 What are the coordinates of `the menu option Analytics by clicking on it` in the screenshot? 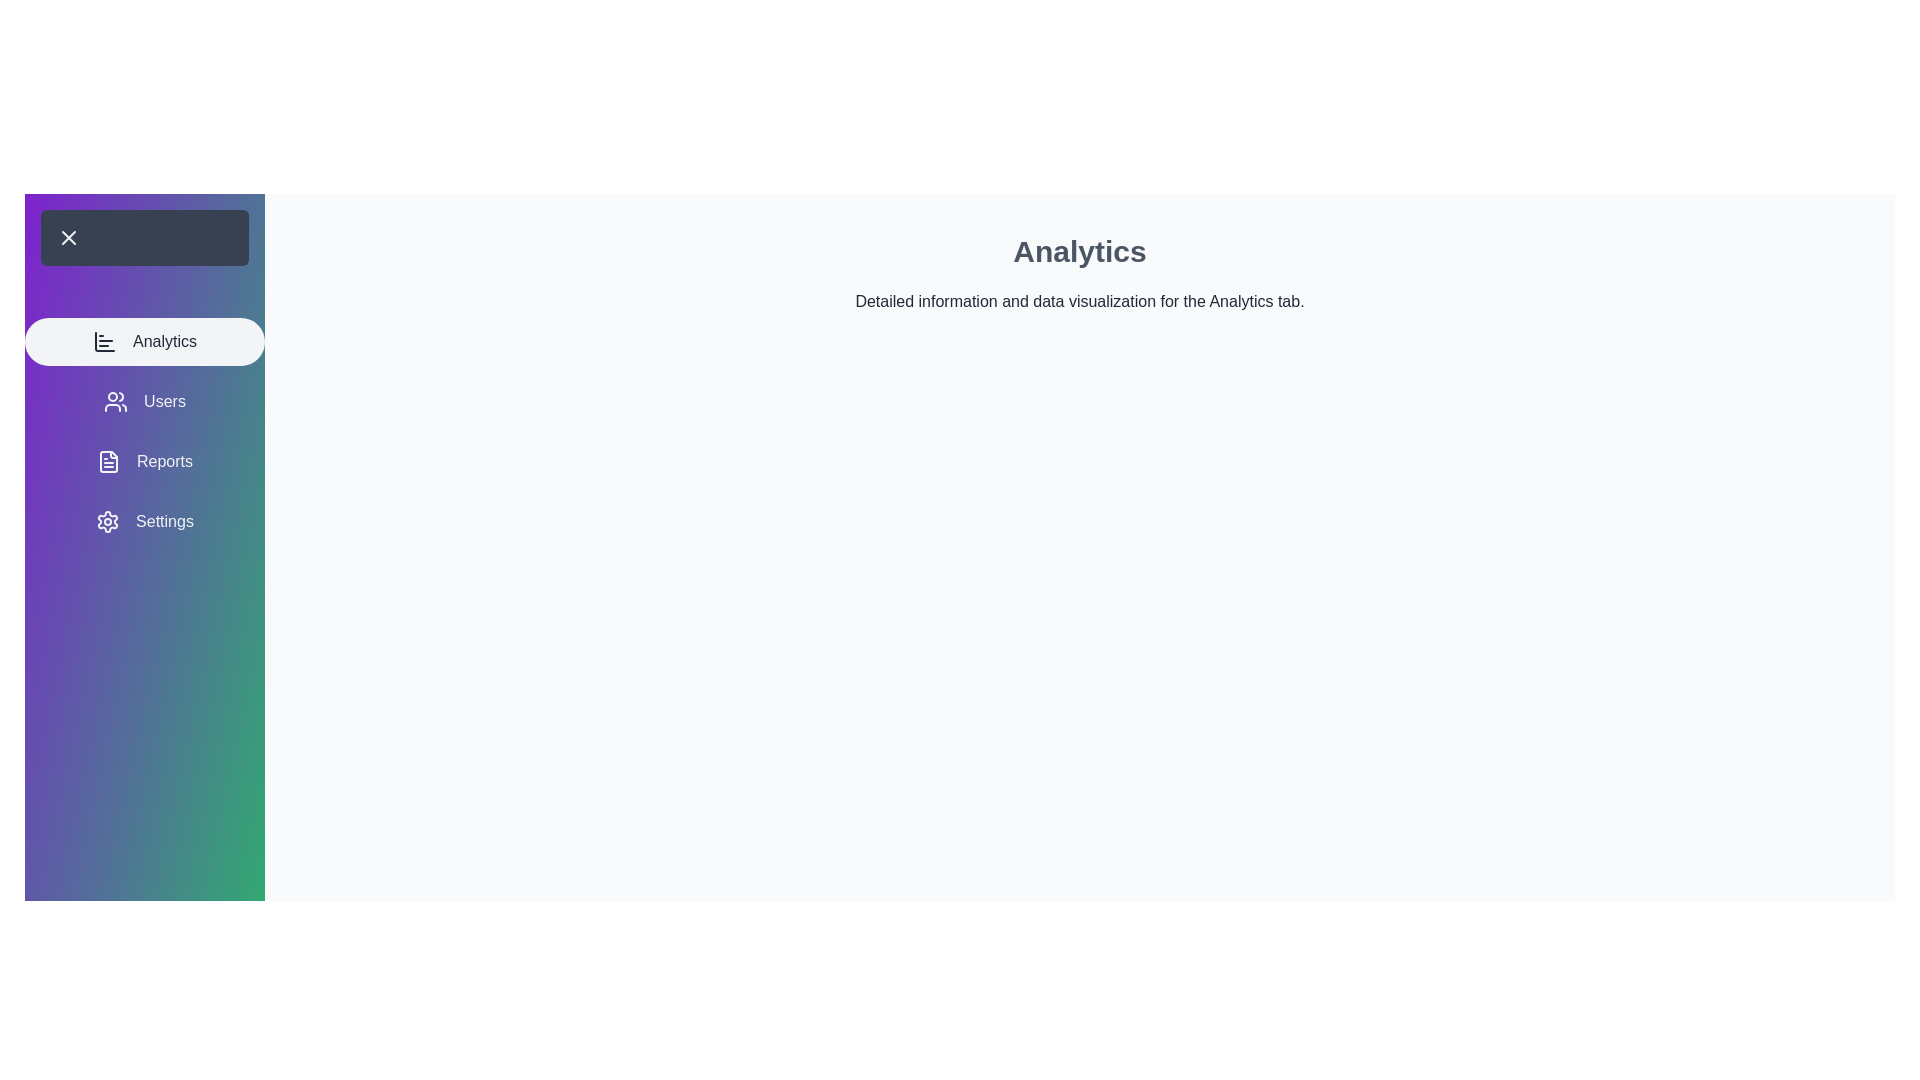 It's located at (143, 341).